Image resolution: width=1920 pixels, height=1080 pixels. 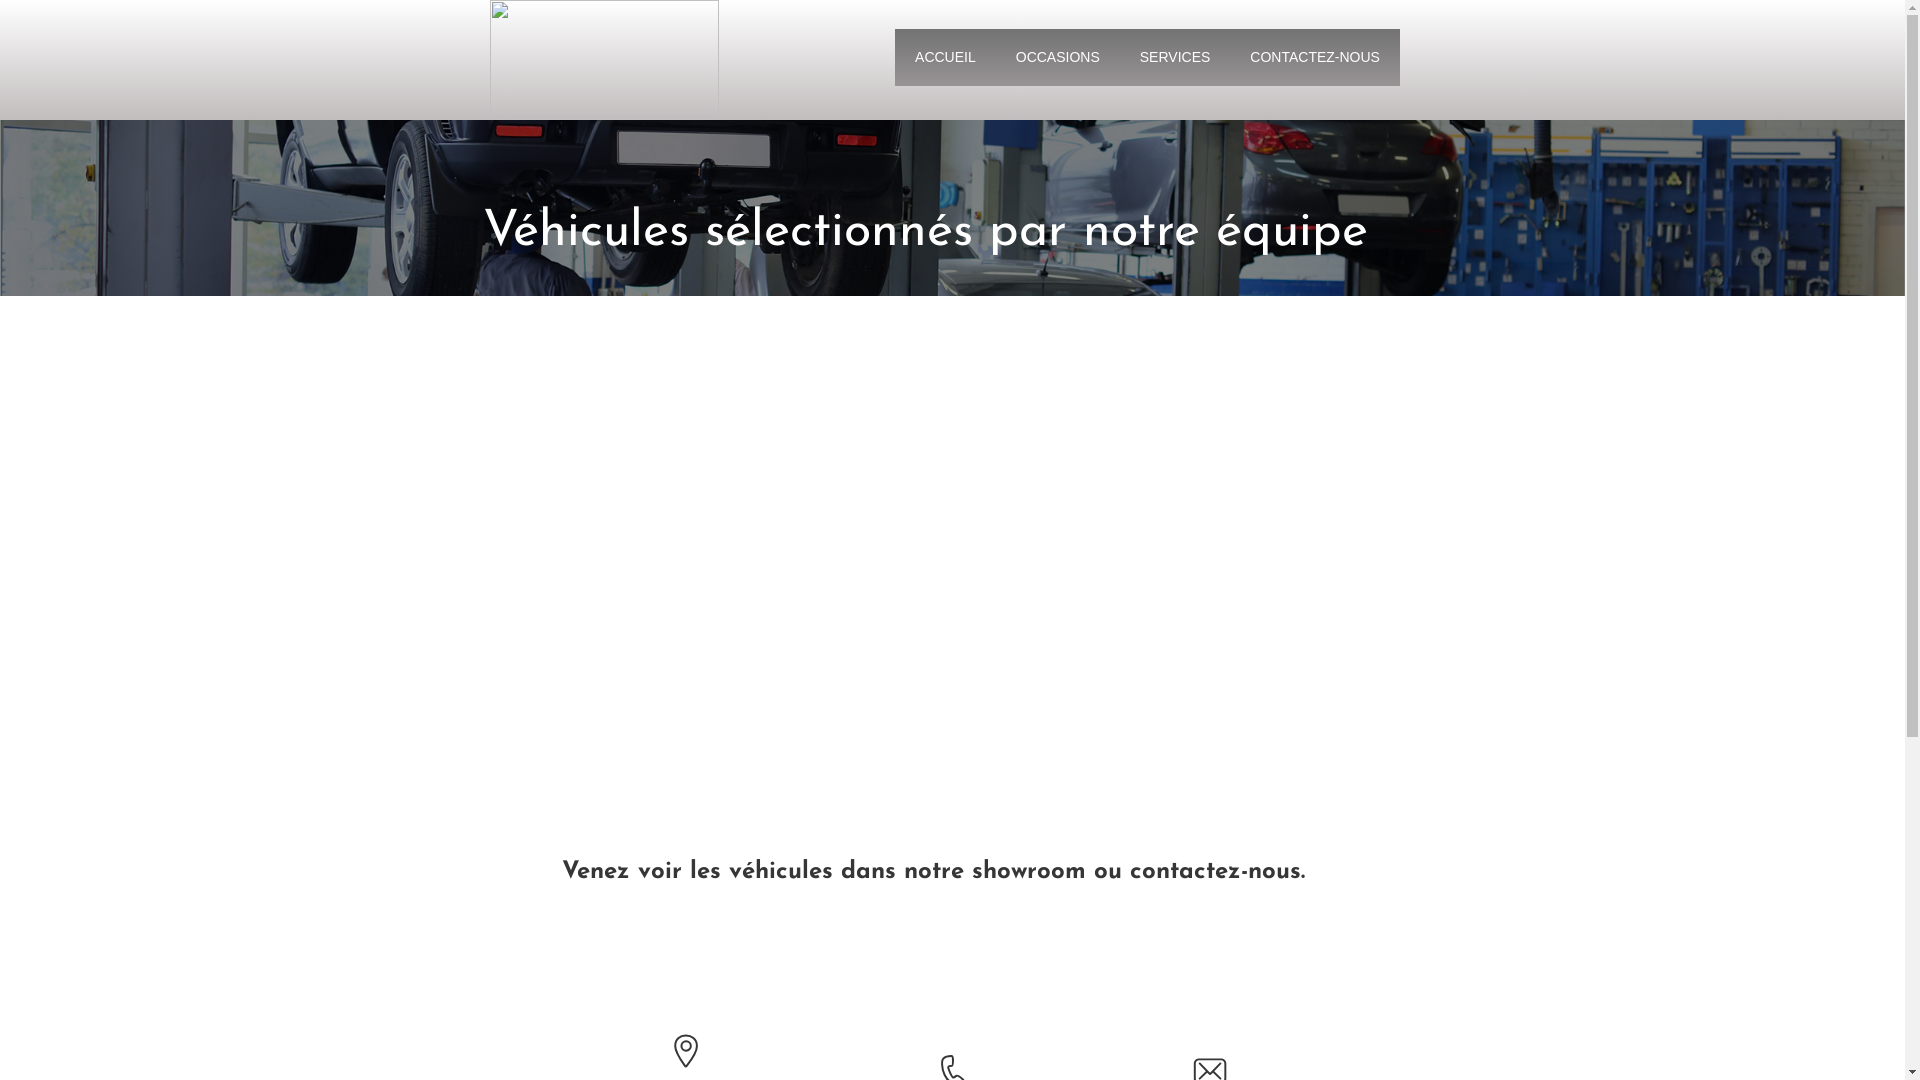 I want to click on 'ACCUEIL', so click(x=944, y=55).